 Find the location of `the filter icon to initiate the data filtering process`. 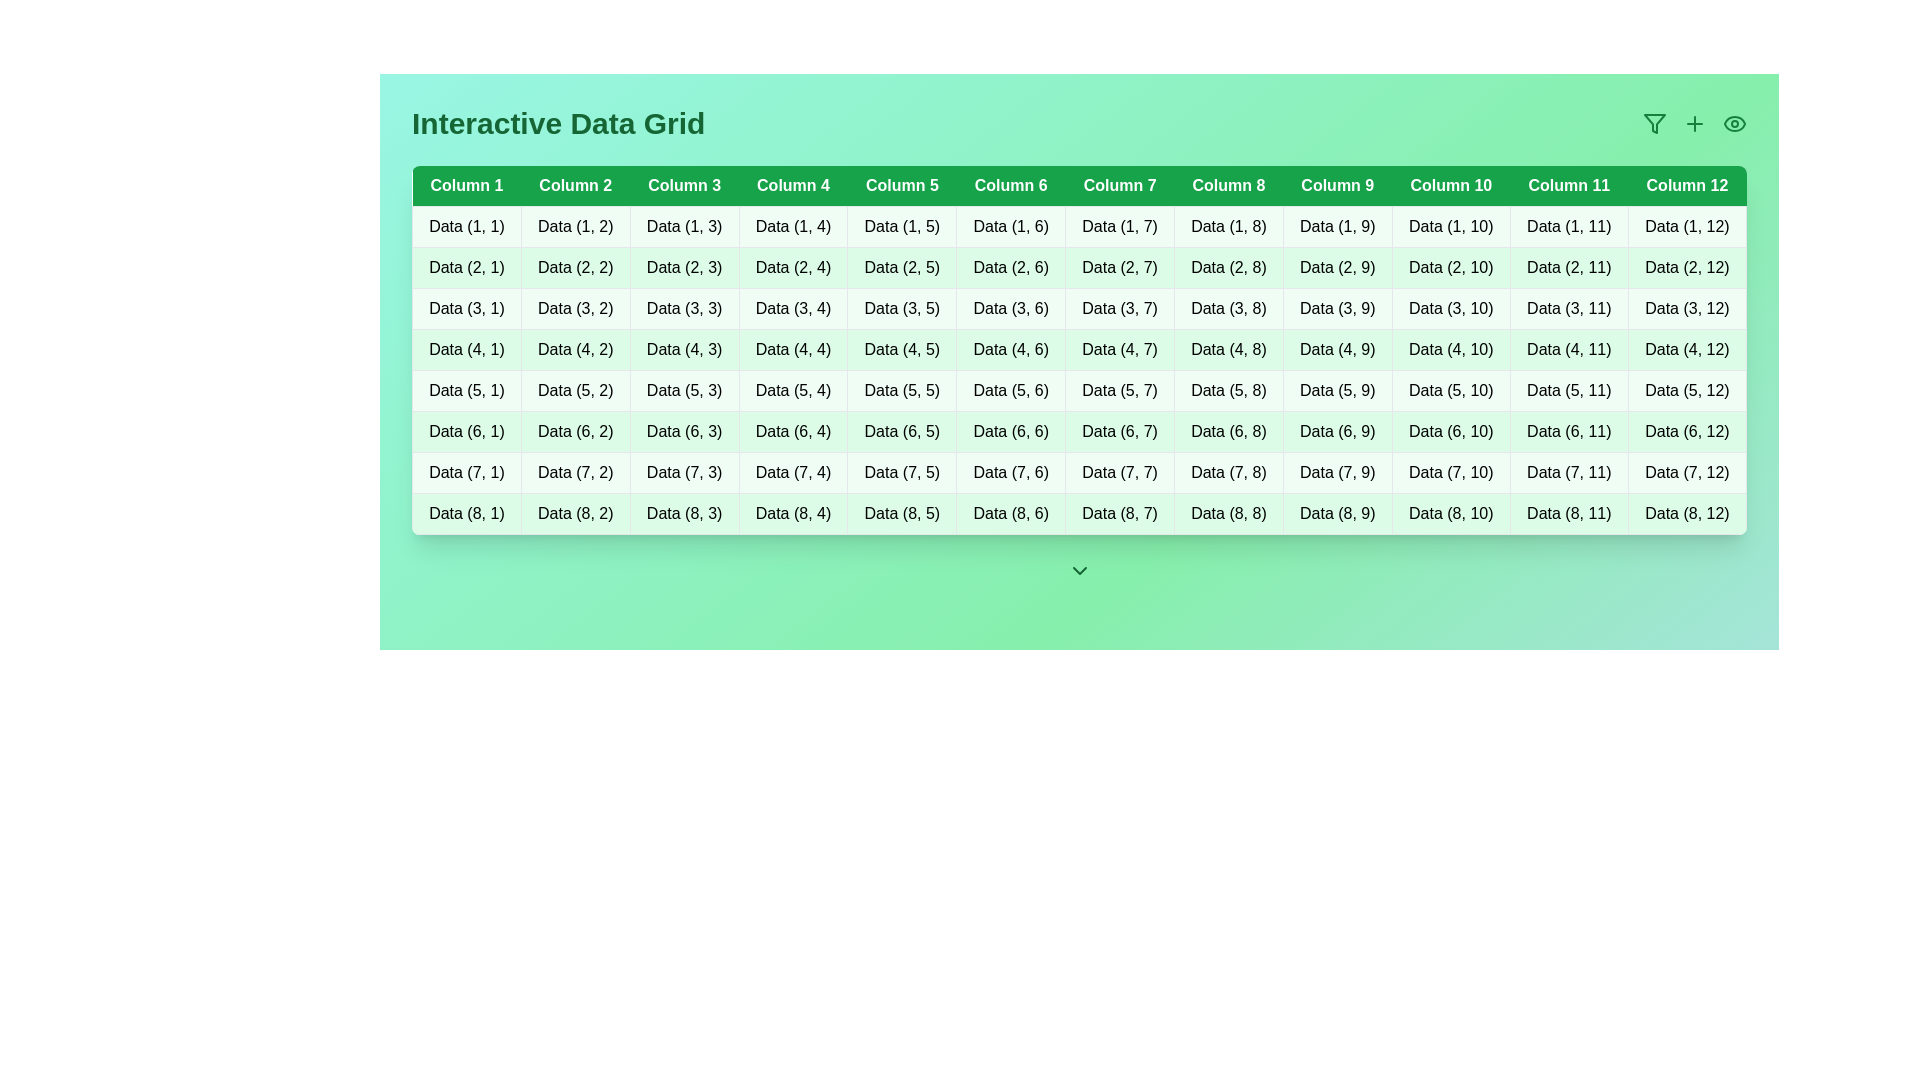

the filter icon to initiate the data filtering process is located at coordinates (1655, 123).